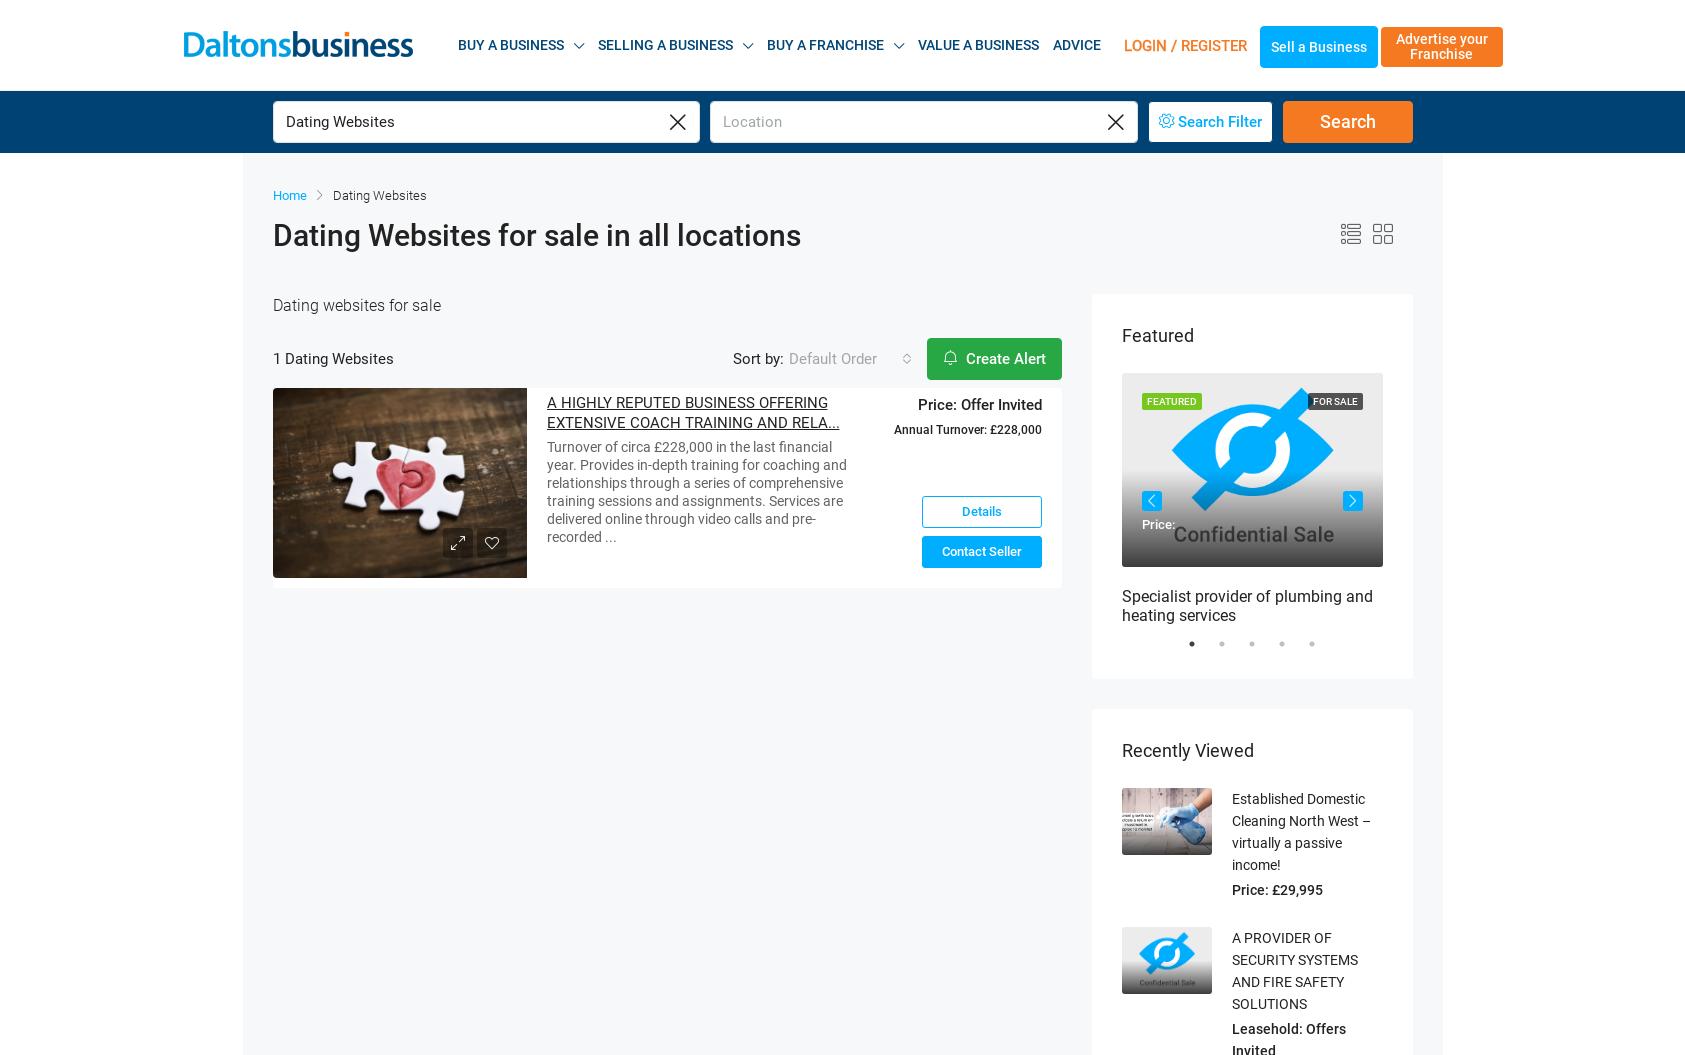 The height and width of the screenshot is (1055, 1685). What do you see at coordinates (1440, 27) in the screenshot?
I see `'Franchise'` at bounding box center [1440, 27].